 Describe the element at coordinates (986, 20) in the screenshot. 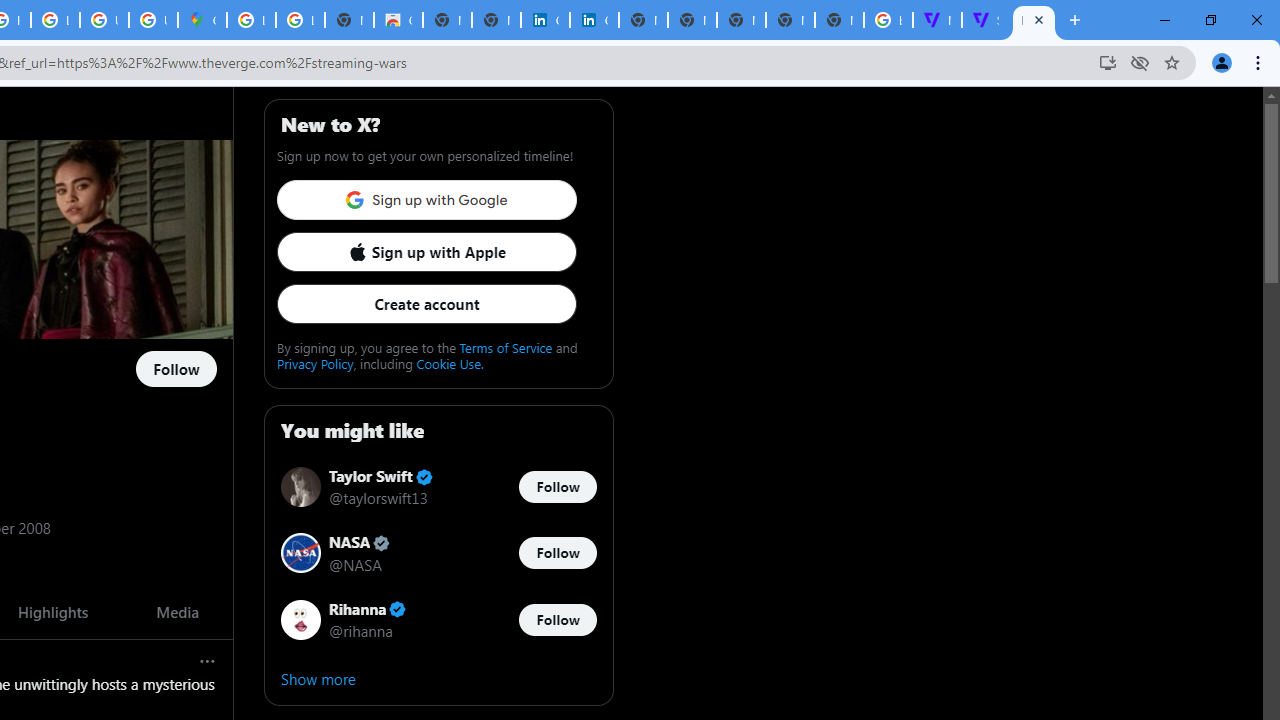

I see `'Streaming - The Verge'` at that location.